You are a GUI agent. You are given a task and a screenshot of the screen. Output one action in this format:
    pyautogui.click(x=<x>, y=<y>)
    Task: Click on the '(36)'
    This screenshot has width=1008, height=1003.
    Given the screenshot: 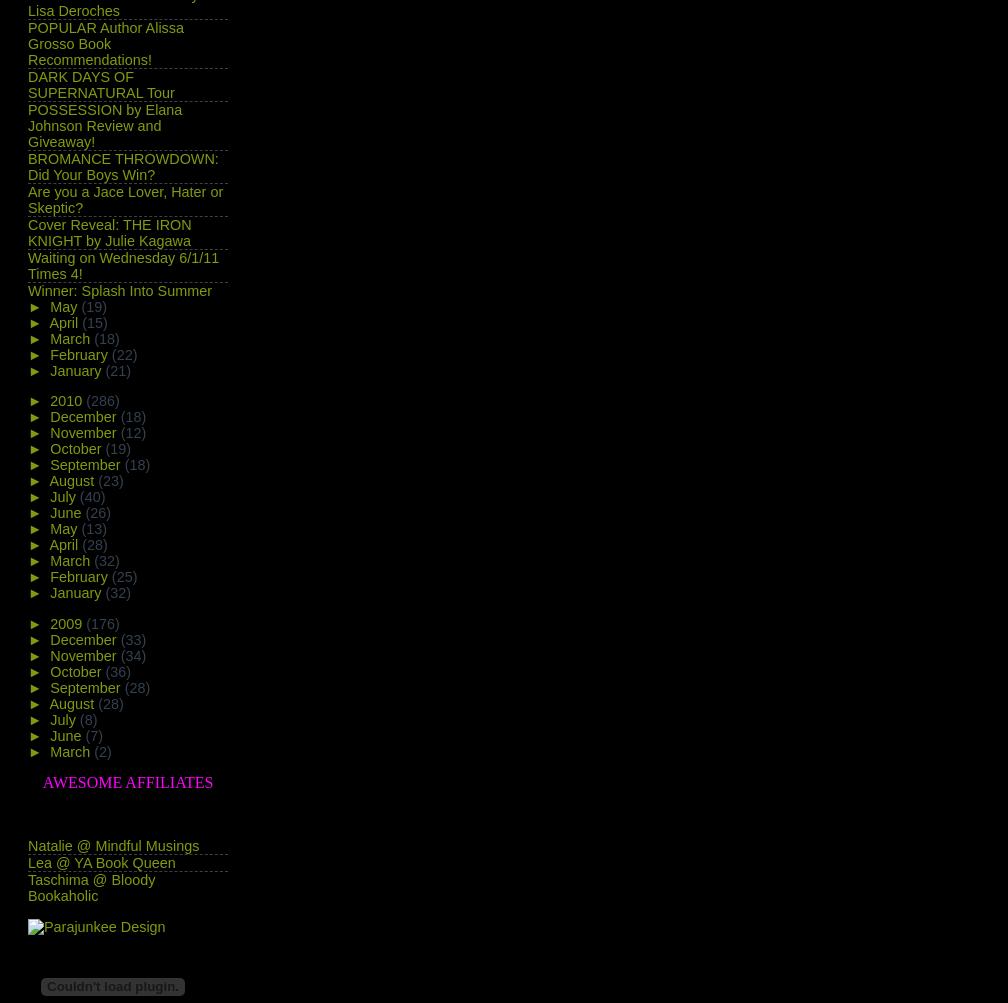 What is the action you would take?
    pyautogui.click(x=118, y=671)
    